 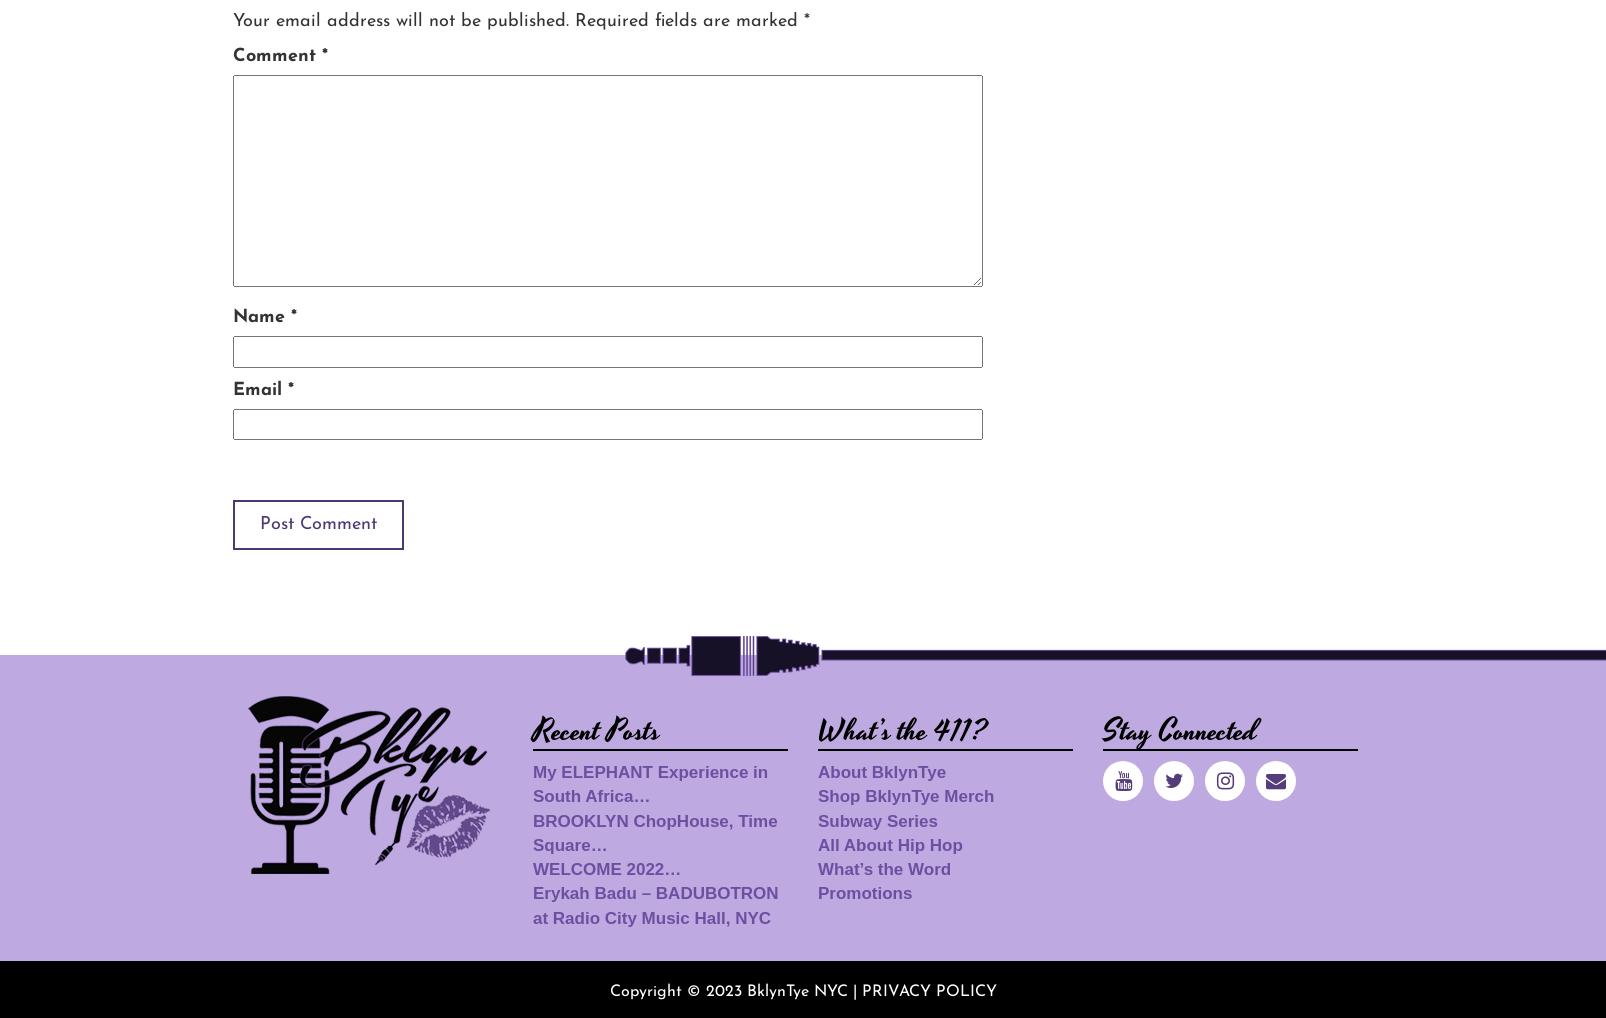 I want to click on 'My ELEPHANT Experience in South Africa…', so click(x=532, y=783).